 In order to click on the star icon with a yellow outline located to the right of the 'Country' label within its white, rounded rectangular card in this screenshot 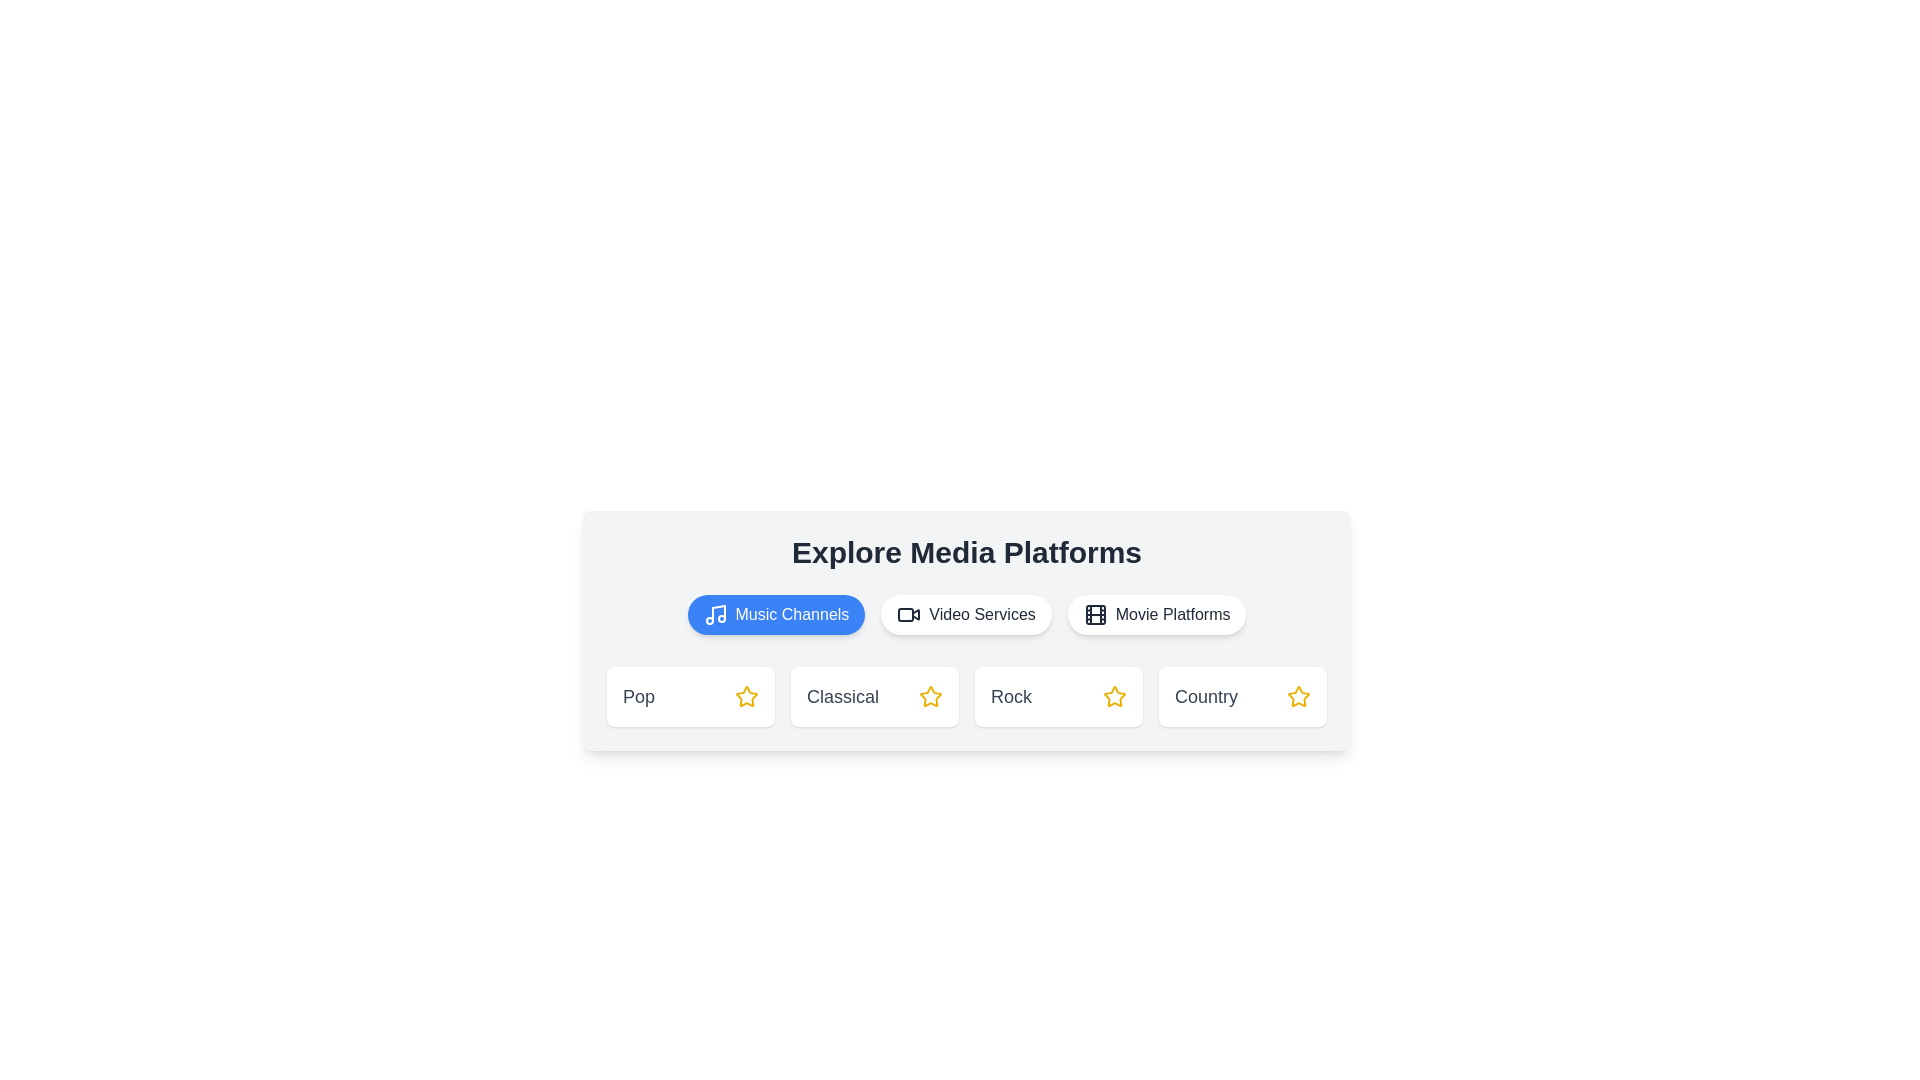, I will do `click(1299, 696)`.